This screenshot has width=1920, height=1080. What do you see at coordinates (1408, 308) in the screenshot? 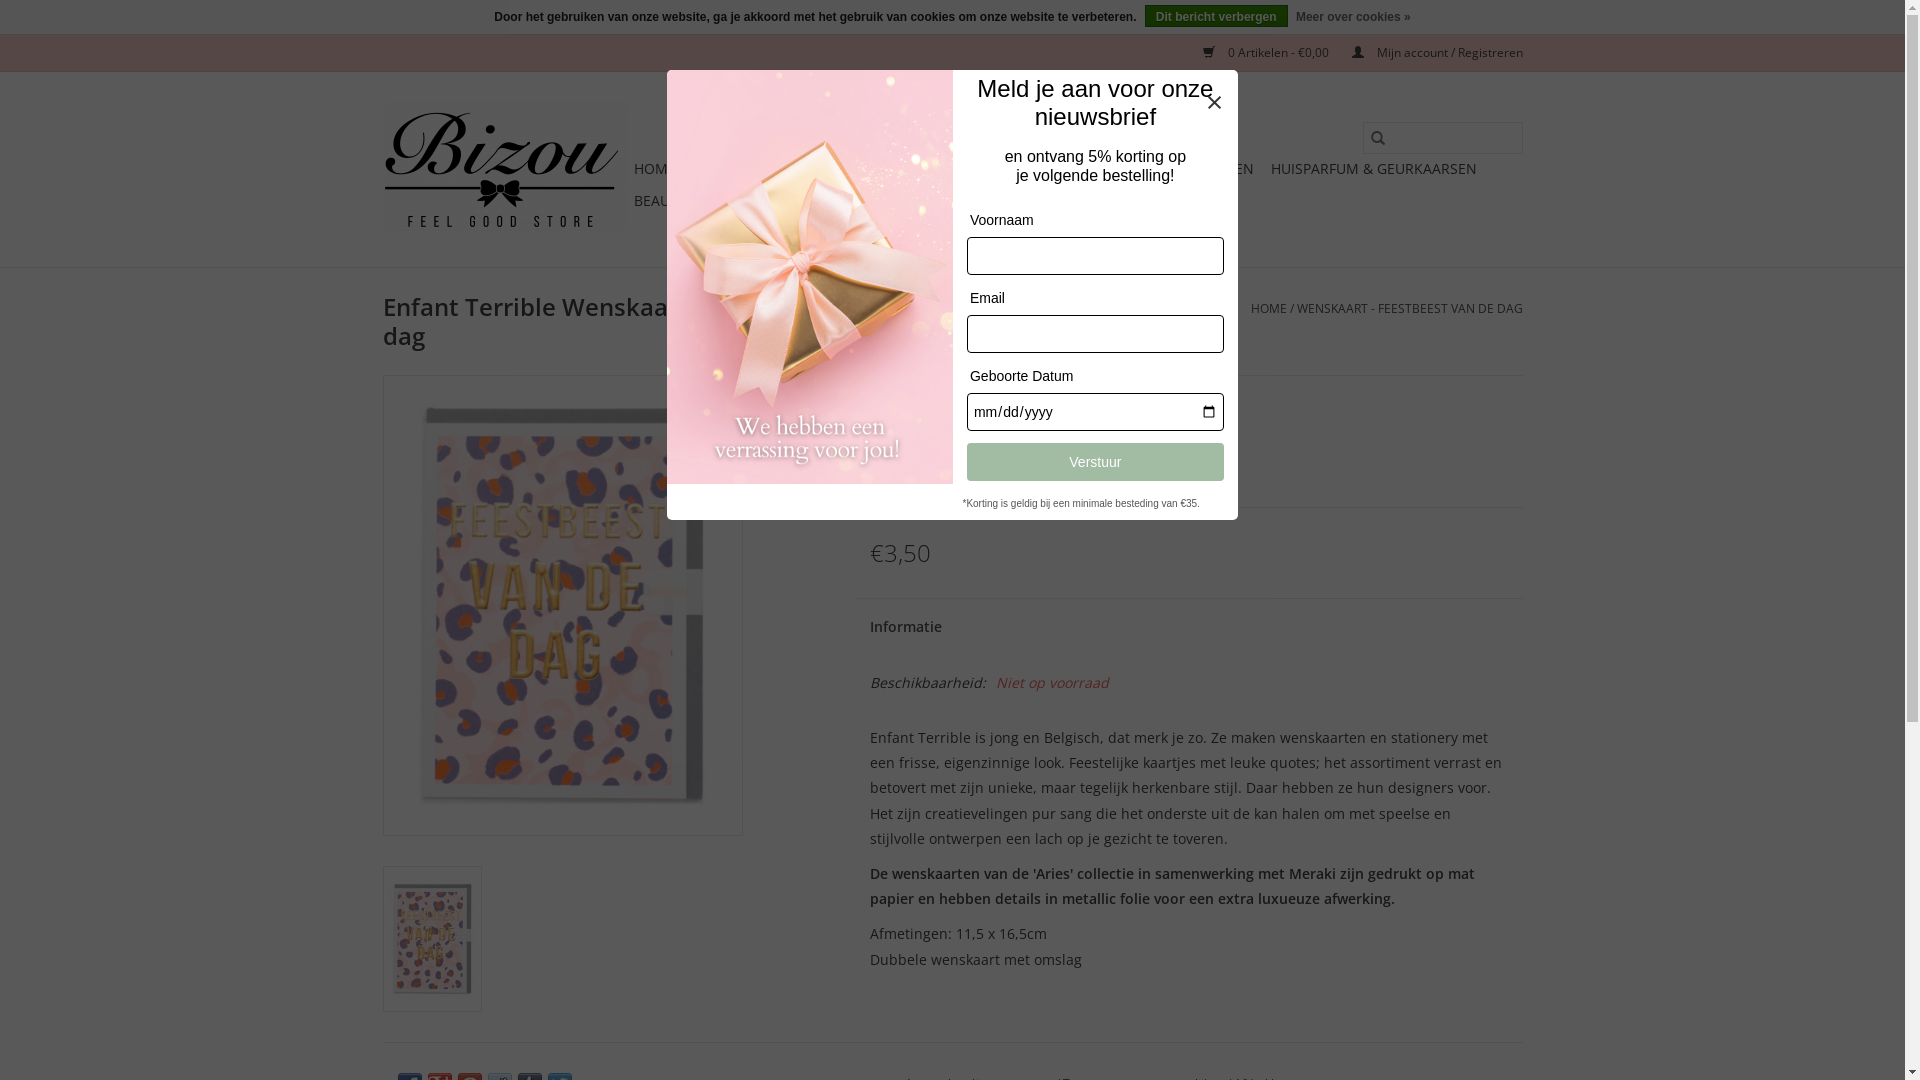
I see `'WENSKAART - FEESTBEEST VAN DE DAG'` at bounding box center [1408, 308].